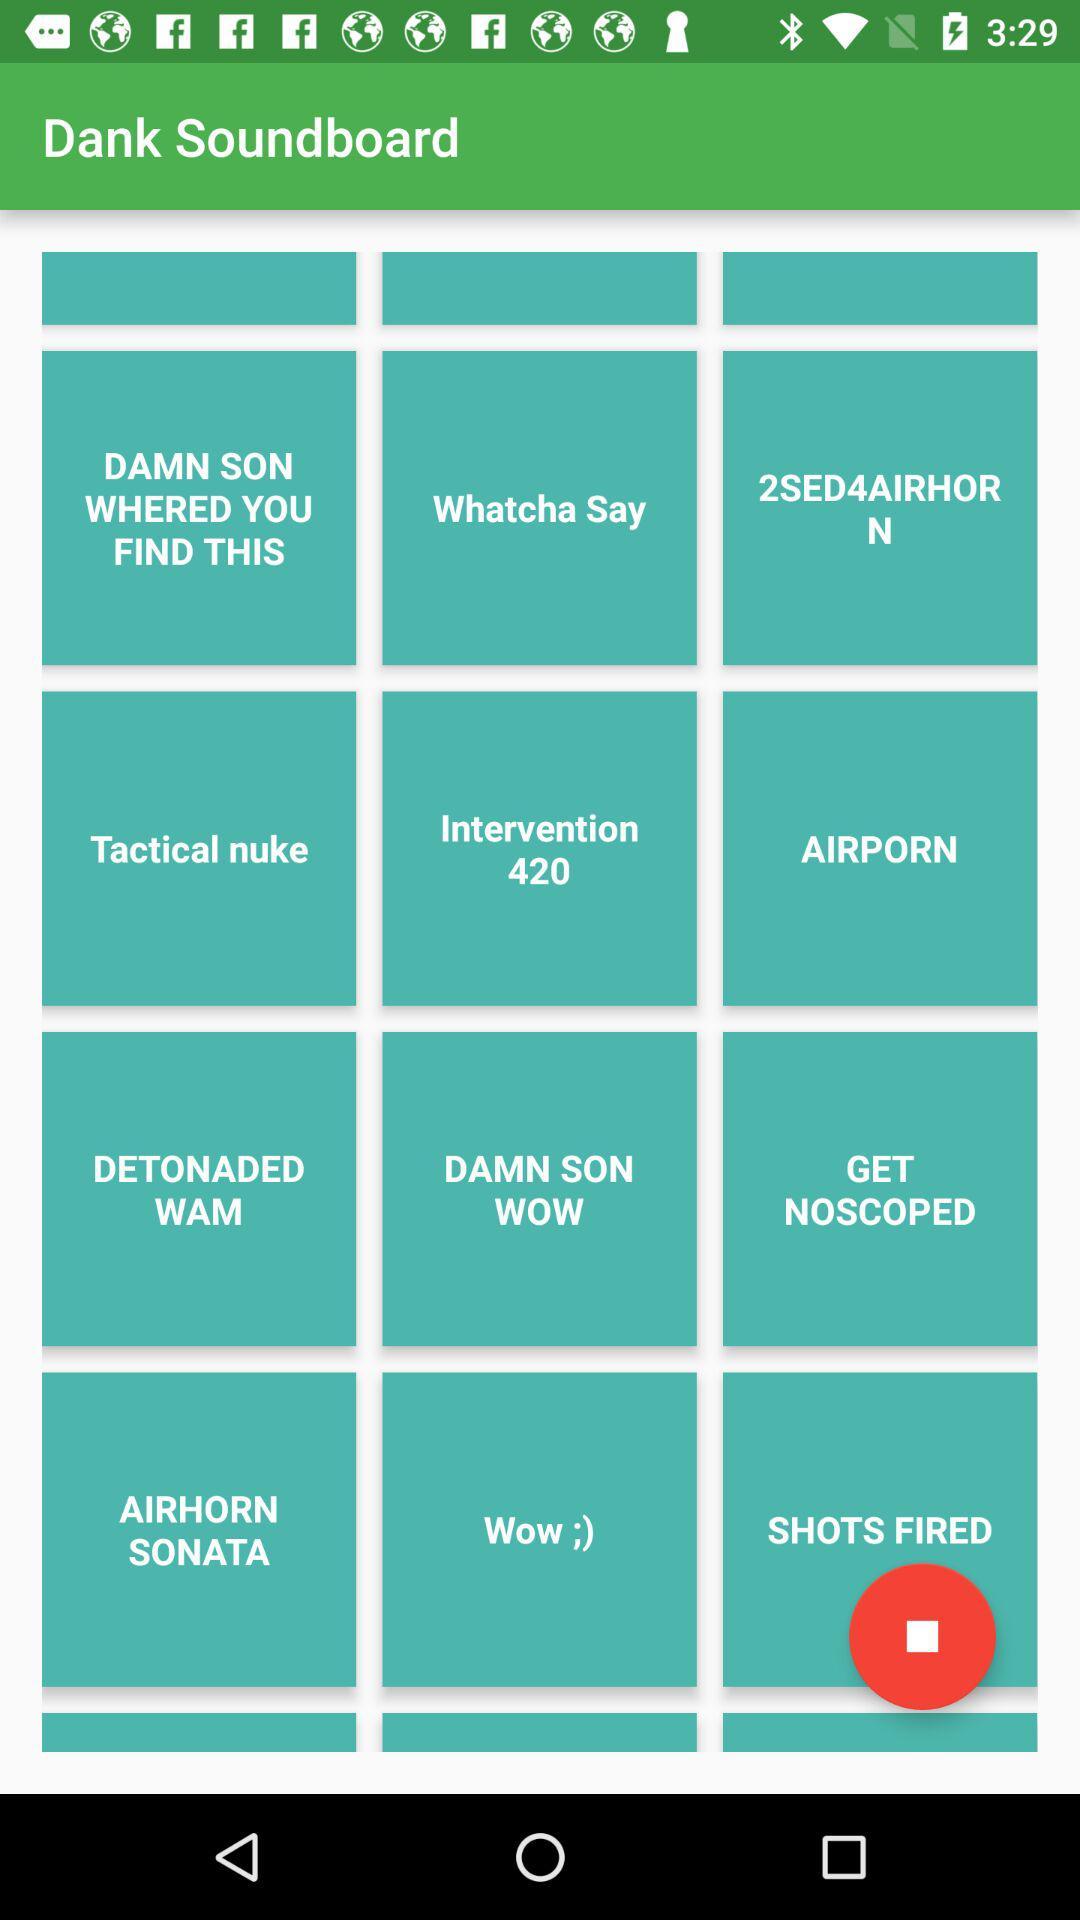 The image size is (1080, 1920). What do you see at coordinates (922, 1636) in the screenshot?
I see `the icon to the right of the wow ;) item` at bounding box center [922, 1636].